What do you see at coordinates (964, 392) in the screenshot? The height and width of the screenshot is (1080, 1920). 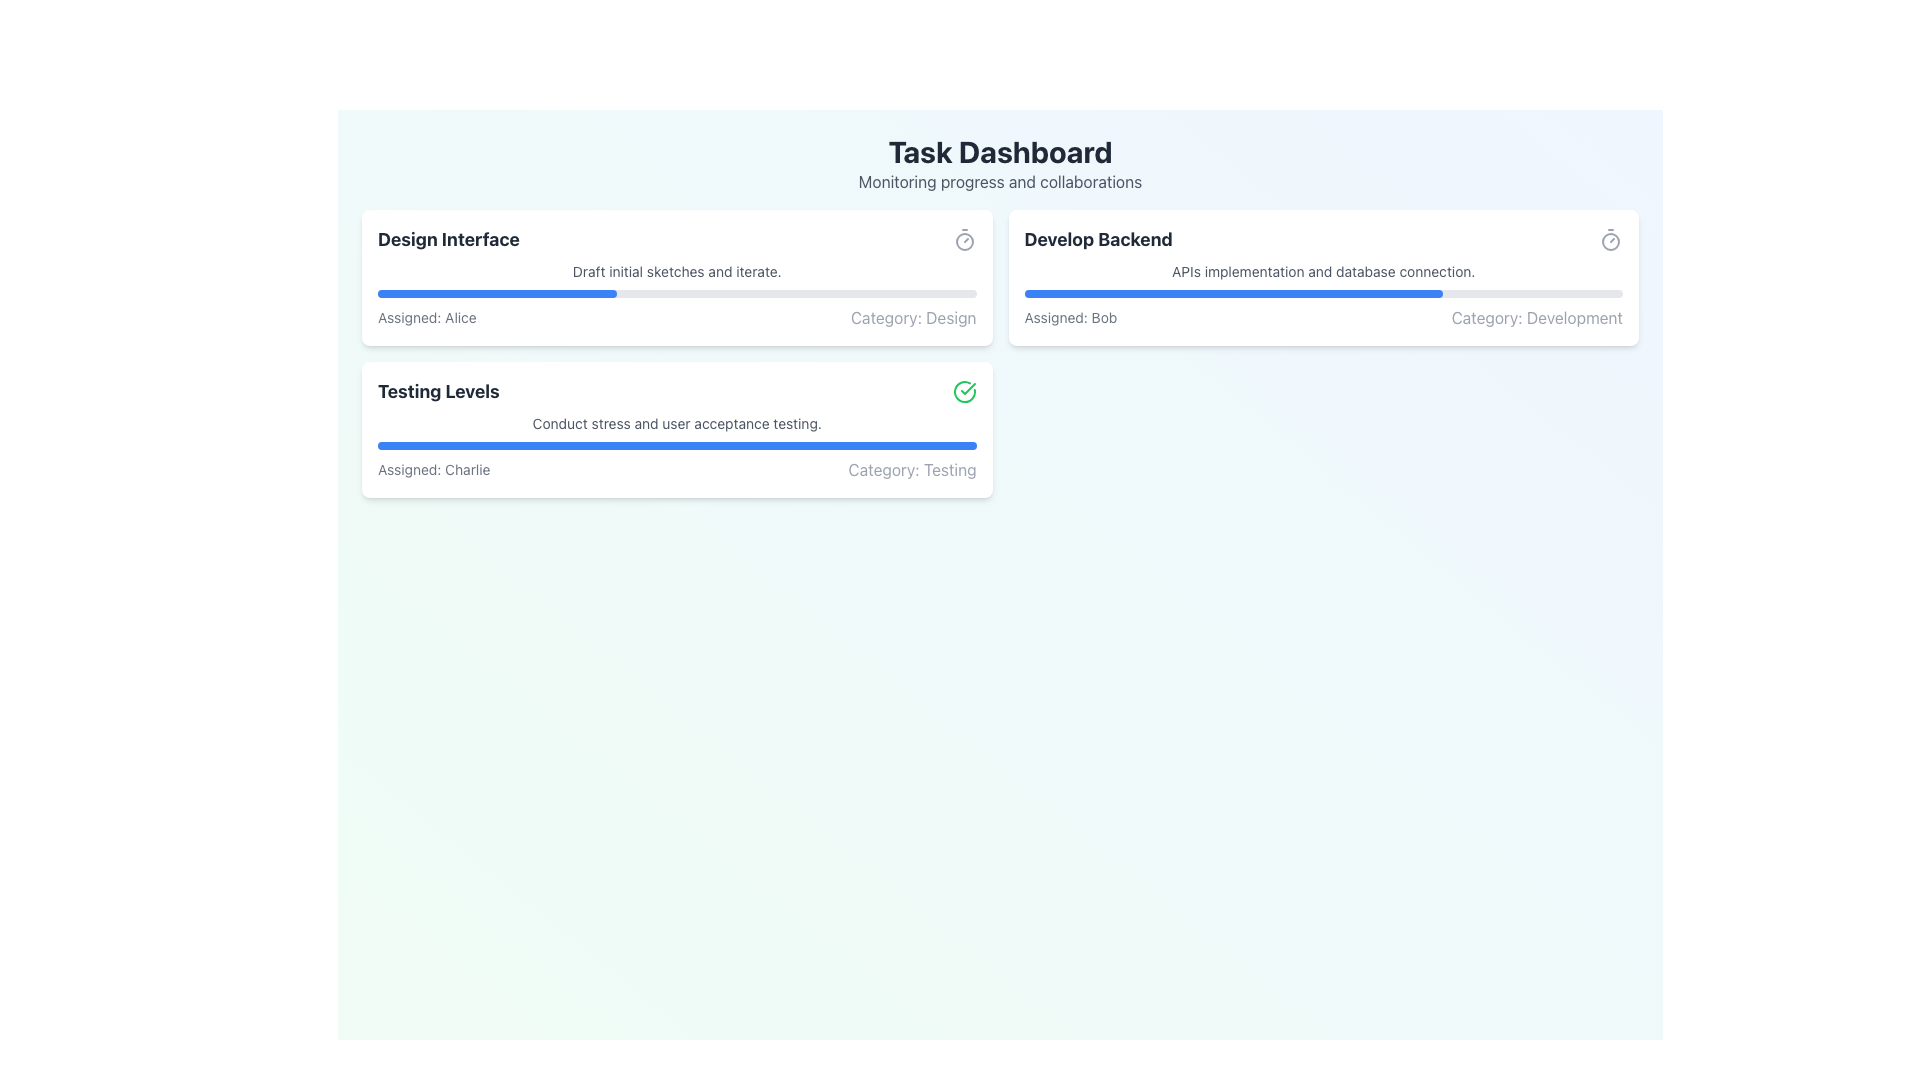 I see `the green circular icon with a checkmark symbol located in the 'Testing Levels' section, right of the header text 'Testing Levels'` at bounding box center [964, 392].